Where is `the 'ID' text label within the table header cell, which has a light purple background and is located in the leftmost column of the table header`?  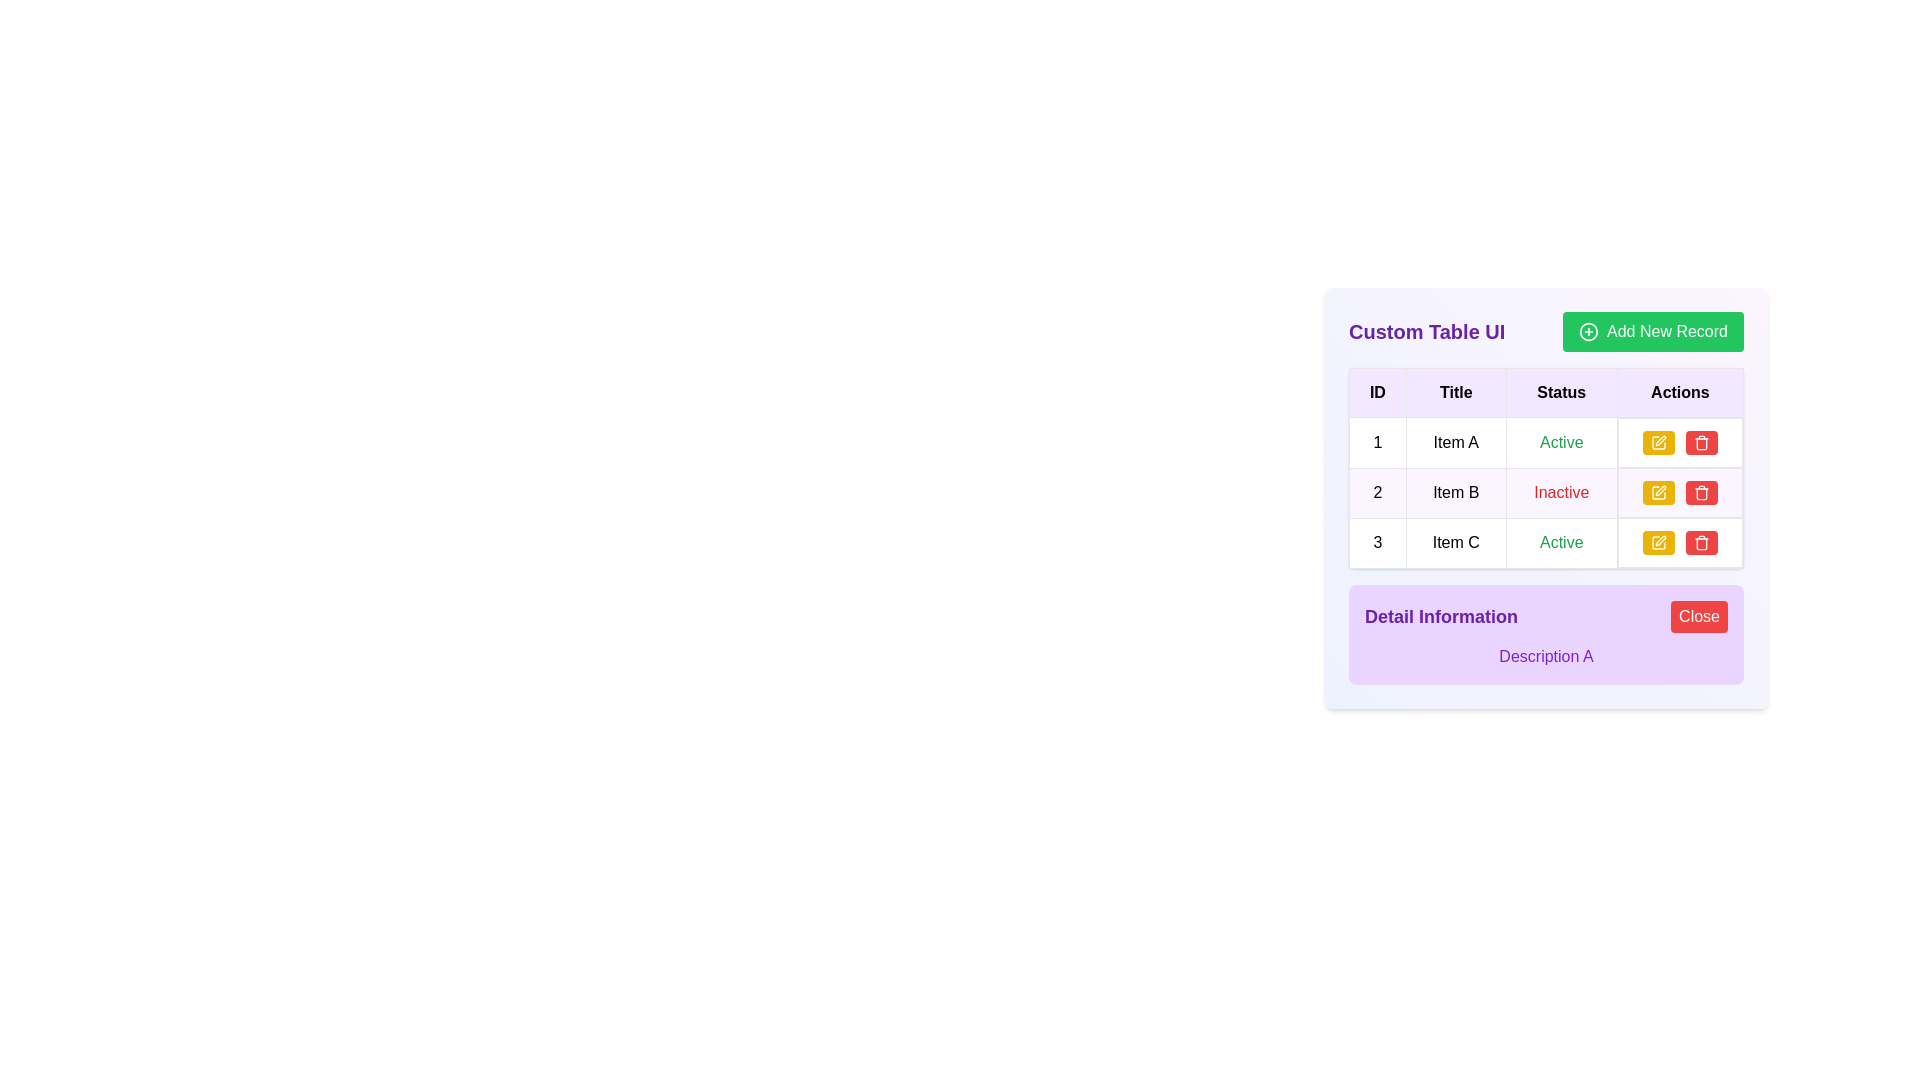
the 'ID' text label within the table header cell, which has a light purple background and is located in the leftmost column of the table header is located at coordinates (1376, 393).